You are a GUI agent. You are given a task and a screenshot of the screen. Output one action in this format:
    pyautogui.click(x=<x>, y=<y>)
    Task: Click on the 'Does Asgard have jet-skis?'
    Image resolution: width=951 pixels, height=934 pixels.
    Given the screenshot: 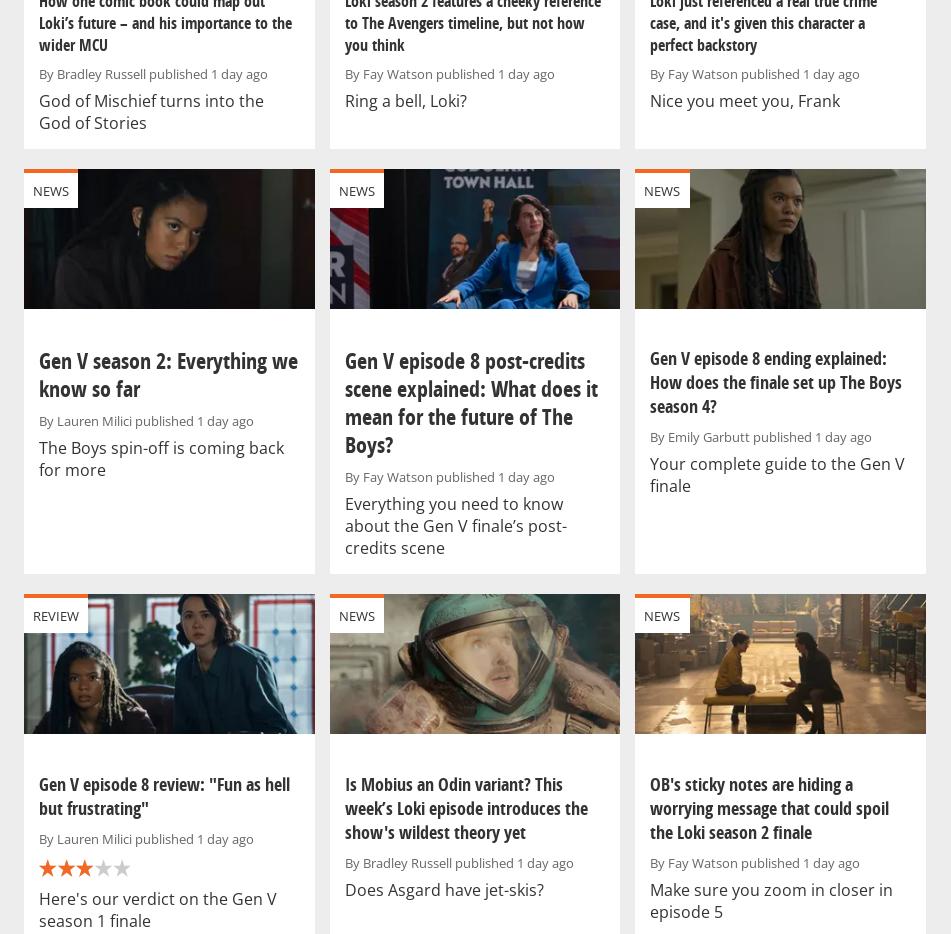 What is the action you would take?
    pyautogui.click(x=443, y=888)
    